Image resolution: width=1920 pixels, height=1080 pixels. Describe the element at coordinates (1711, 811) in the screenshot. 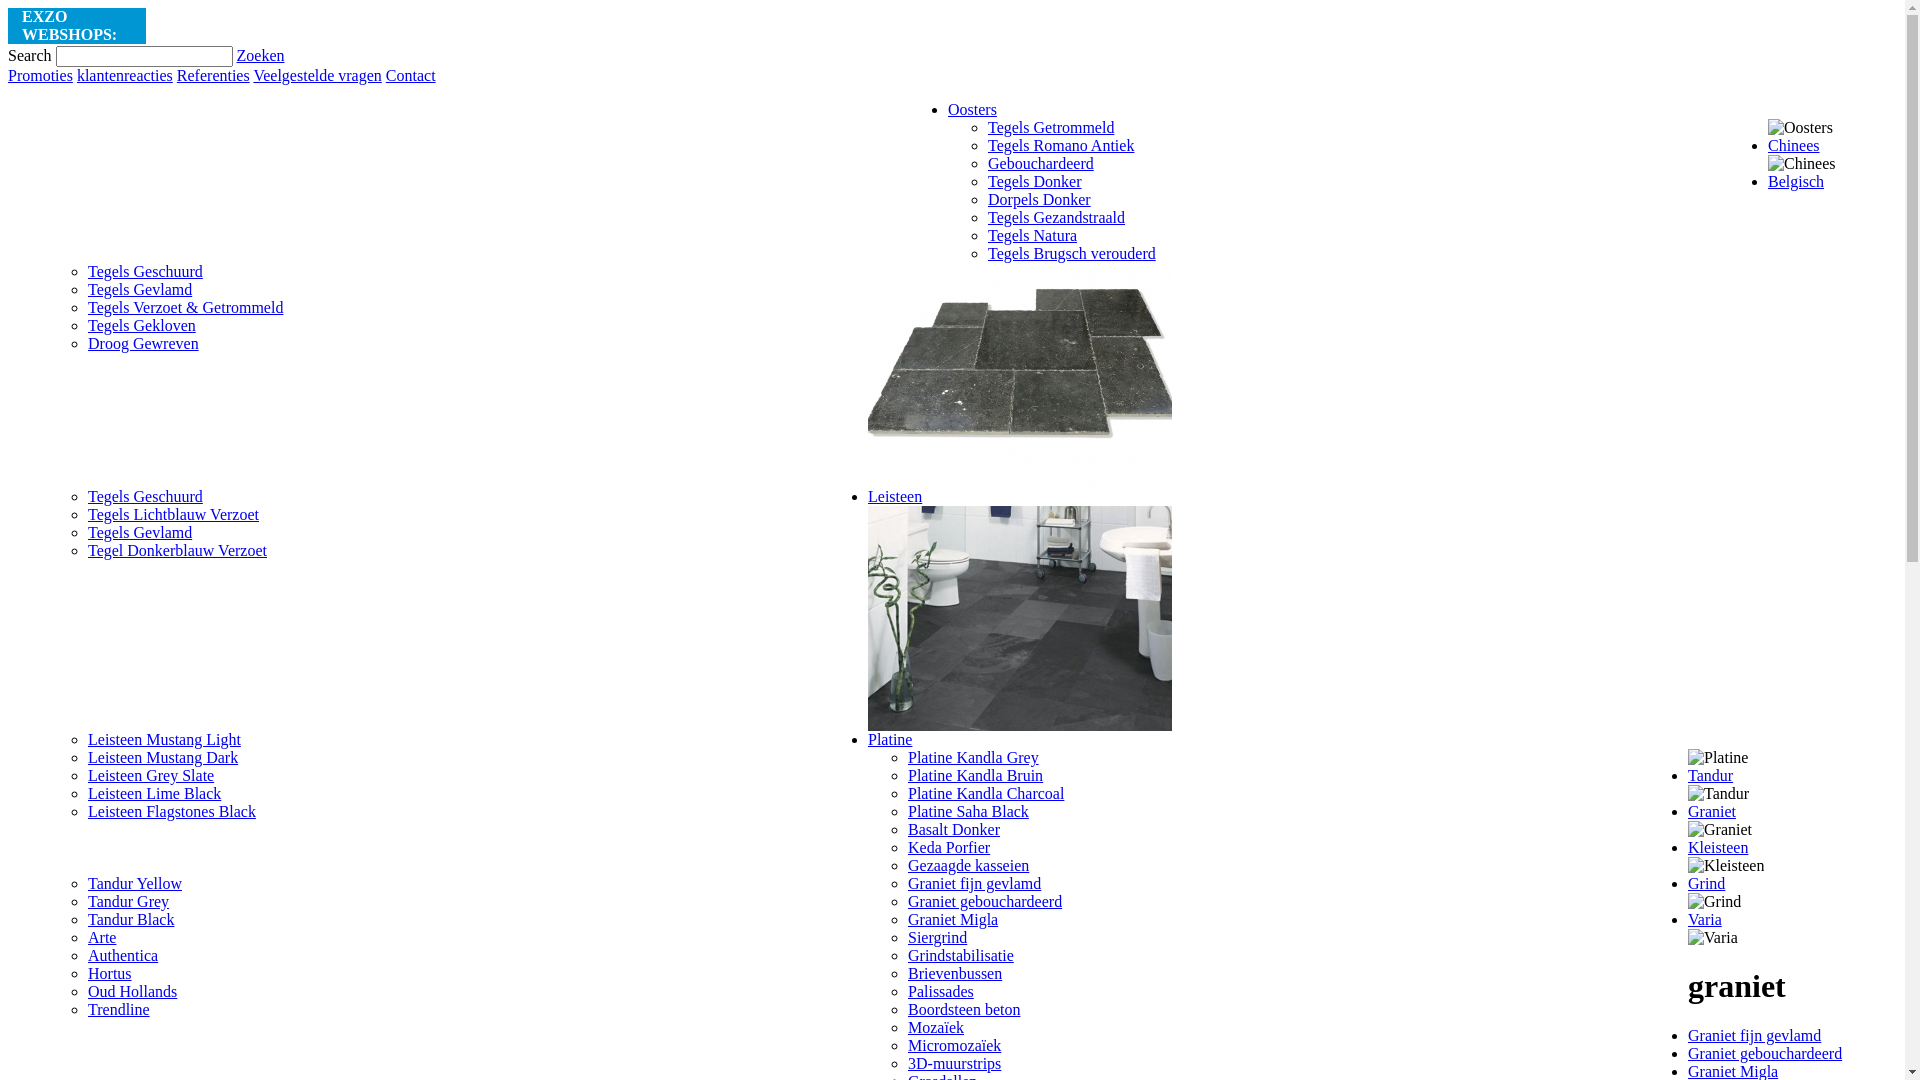

I see `'Graniet'` at that location.